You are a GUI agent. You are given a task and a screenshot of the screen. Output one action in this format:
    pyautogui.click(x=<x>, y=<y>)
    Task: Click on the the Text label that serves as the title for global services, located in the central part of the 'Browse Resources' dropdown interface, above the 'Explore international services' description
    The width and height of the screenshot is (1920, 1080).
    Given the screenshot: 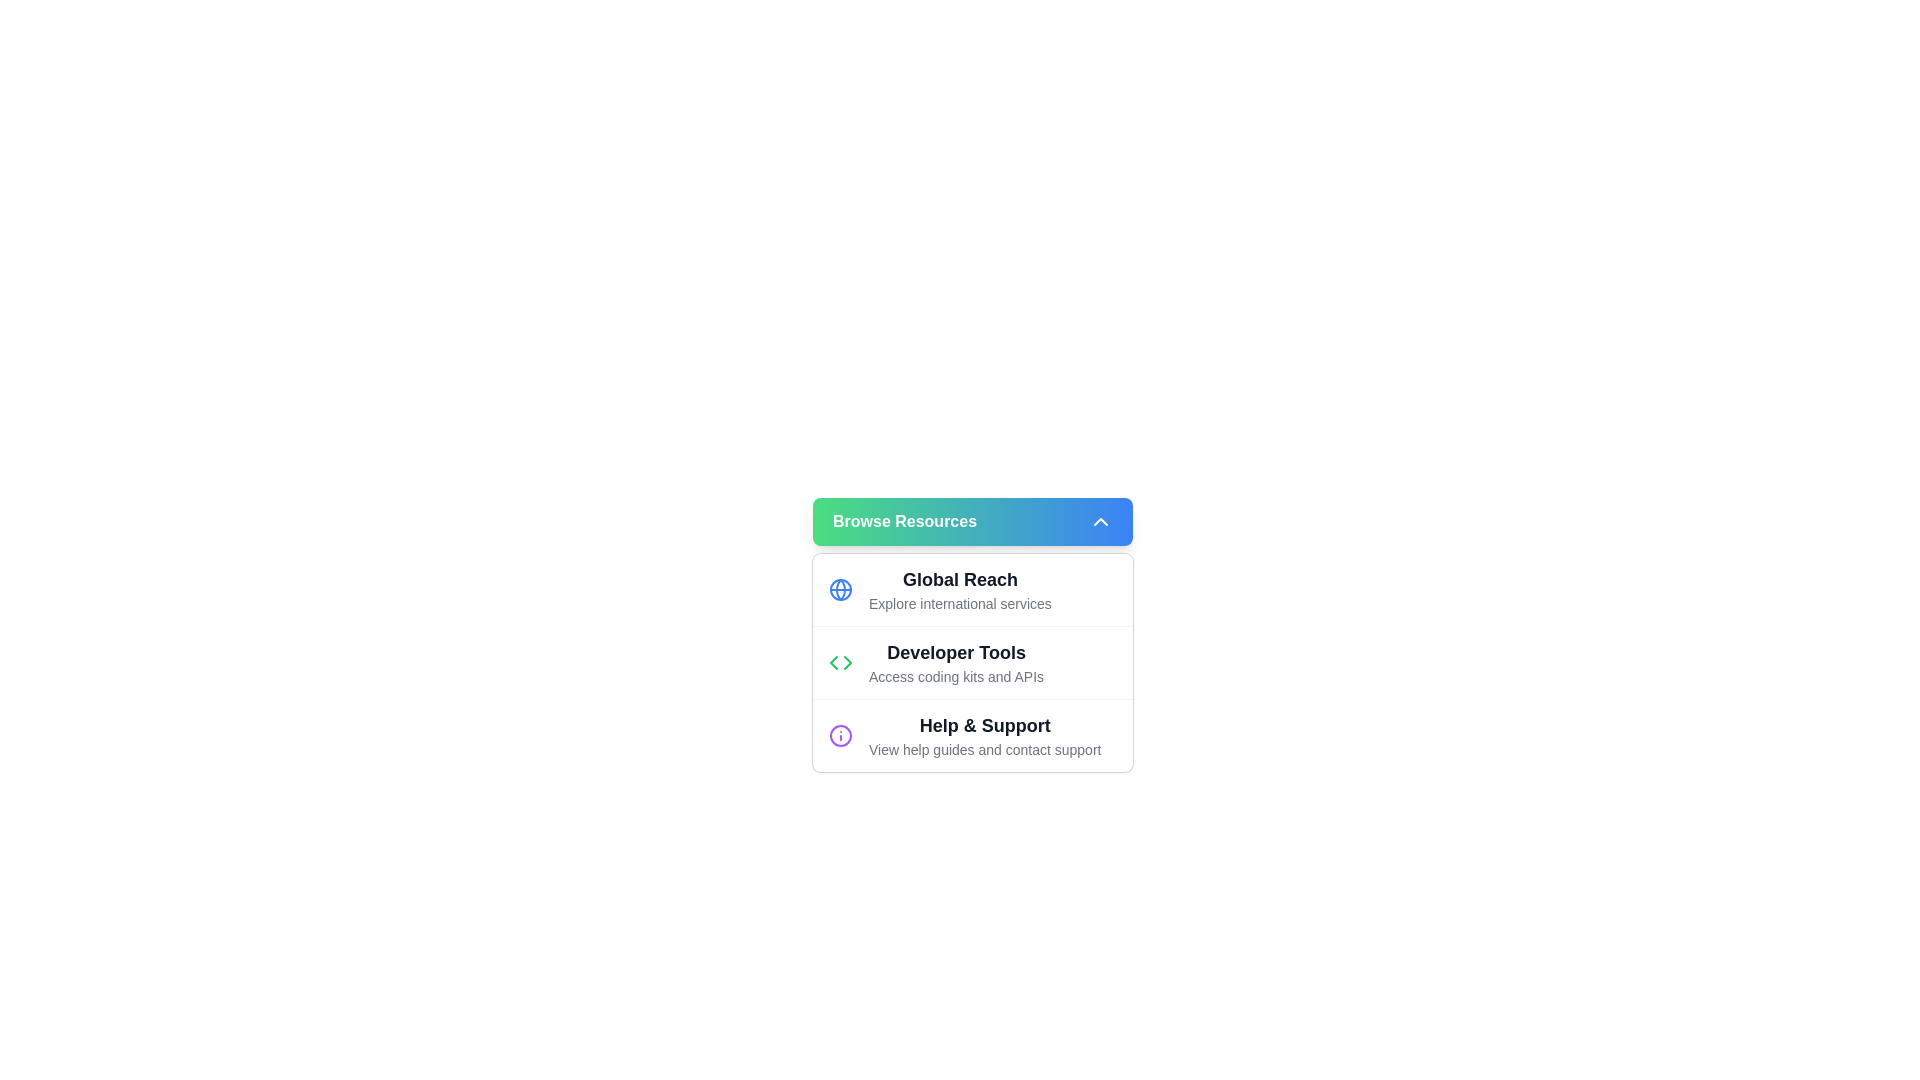 What is the action you would take?
    pyautogui.click(x=960, y=579)
    